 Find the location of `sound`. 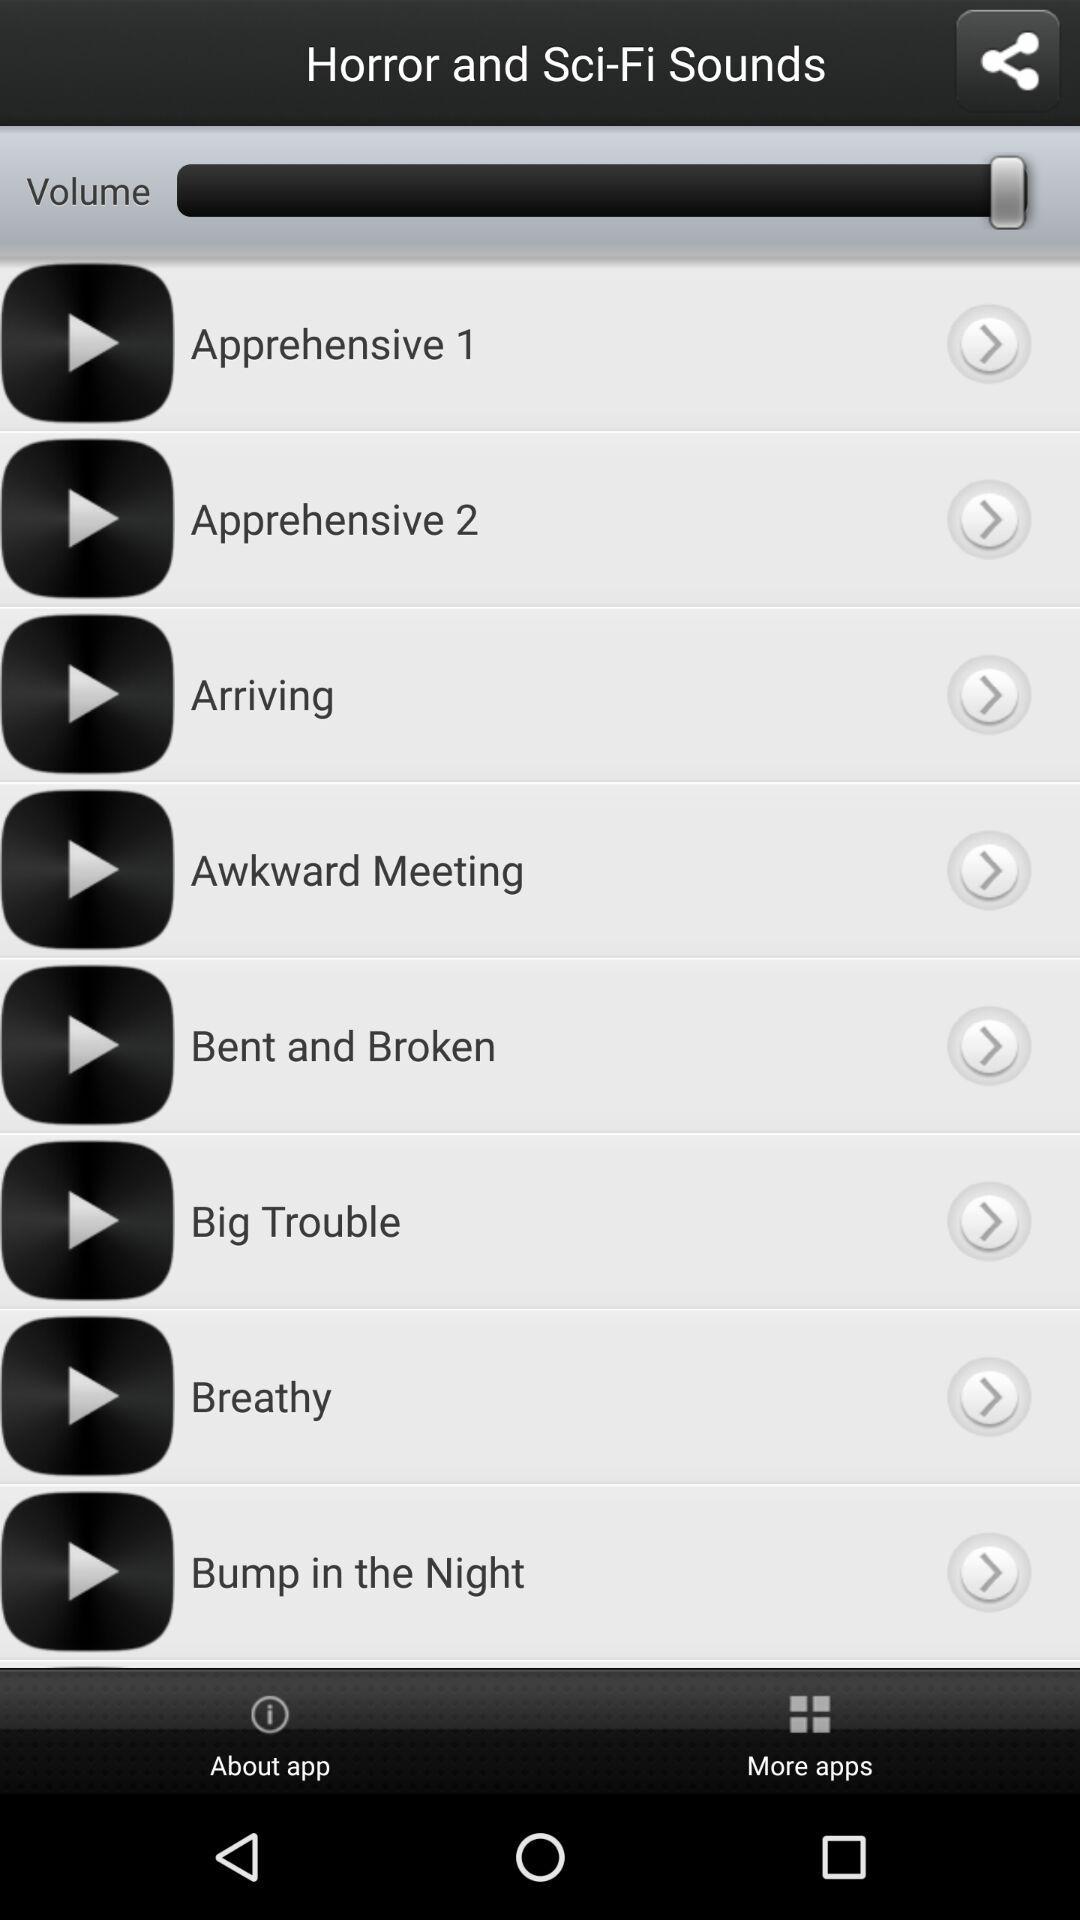

sound is located at coordinates (987, 869).